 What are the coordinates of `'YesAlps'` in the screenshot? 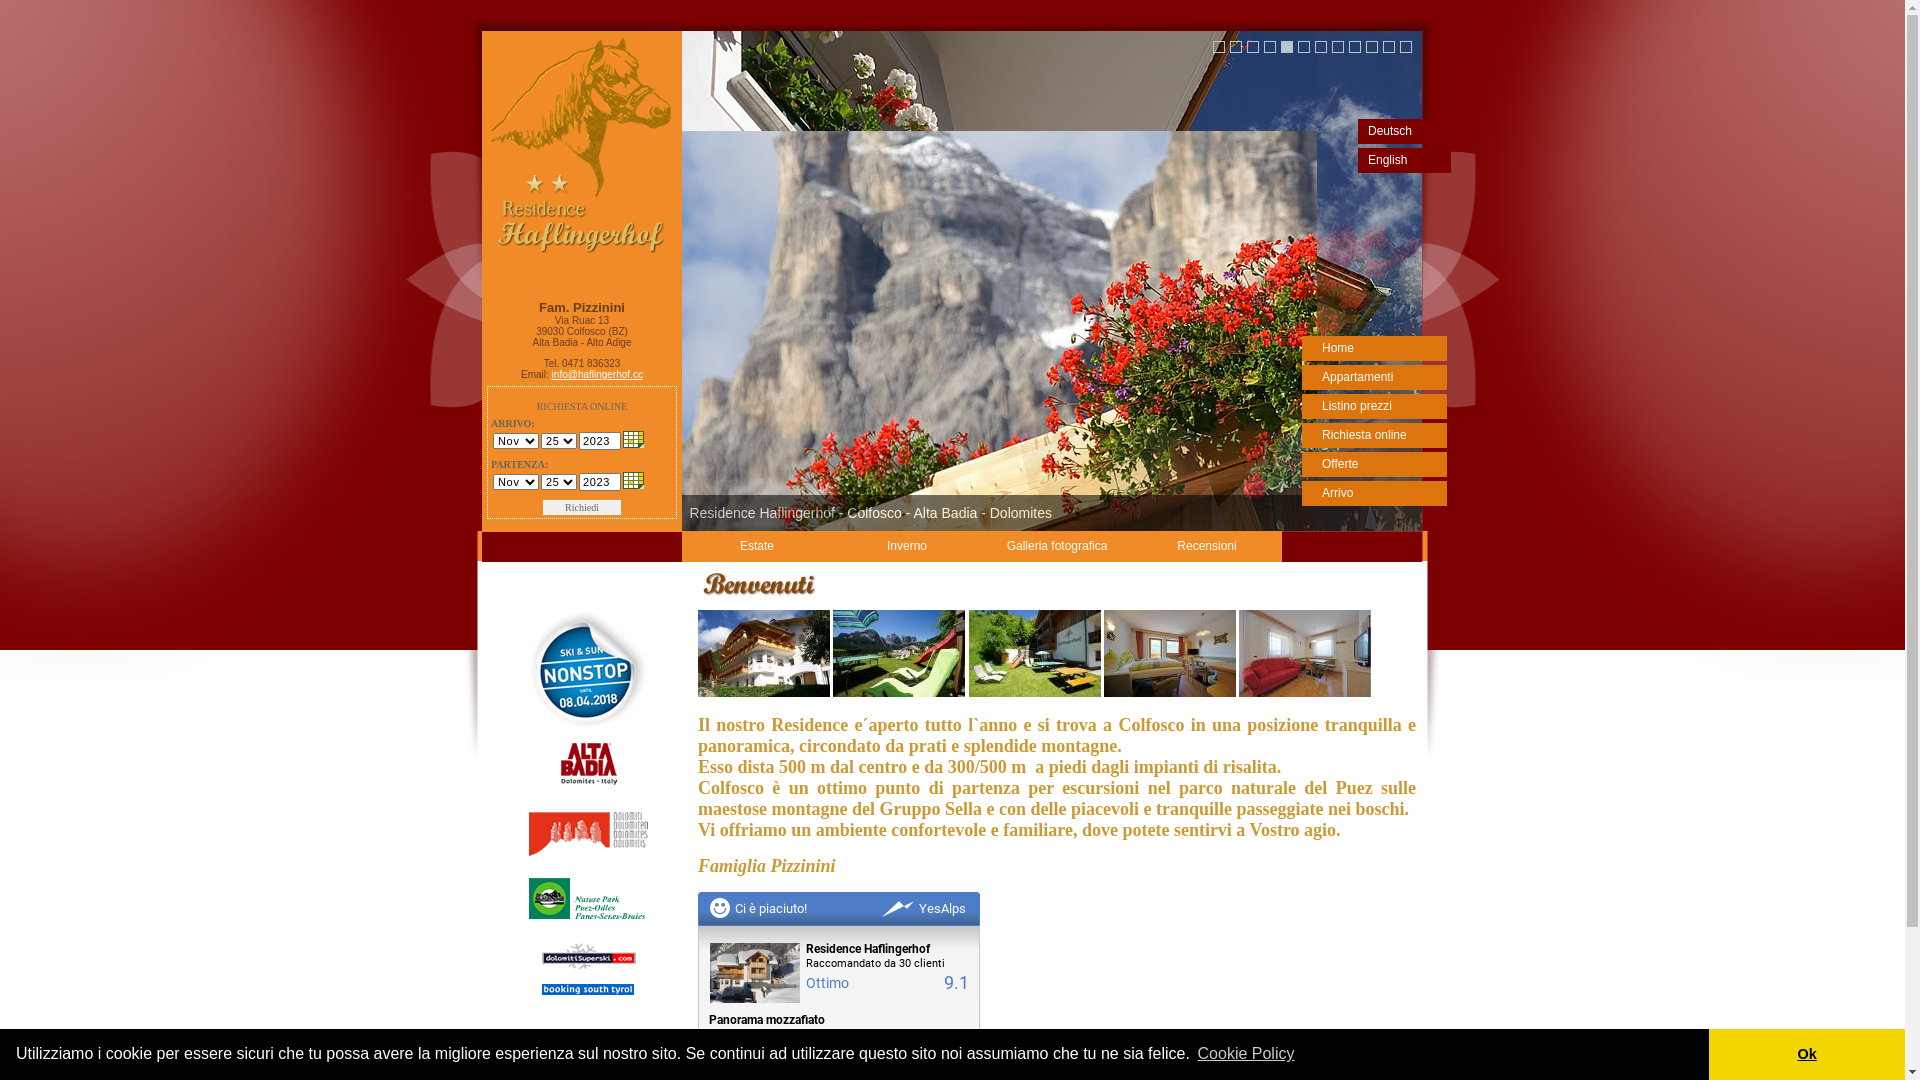 It's located at (923, 908).